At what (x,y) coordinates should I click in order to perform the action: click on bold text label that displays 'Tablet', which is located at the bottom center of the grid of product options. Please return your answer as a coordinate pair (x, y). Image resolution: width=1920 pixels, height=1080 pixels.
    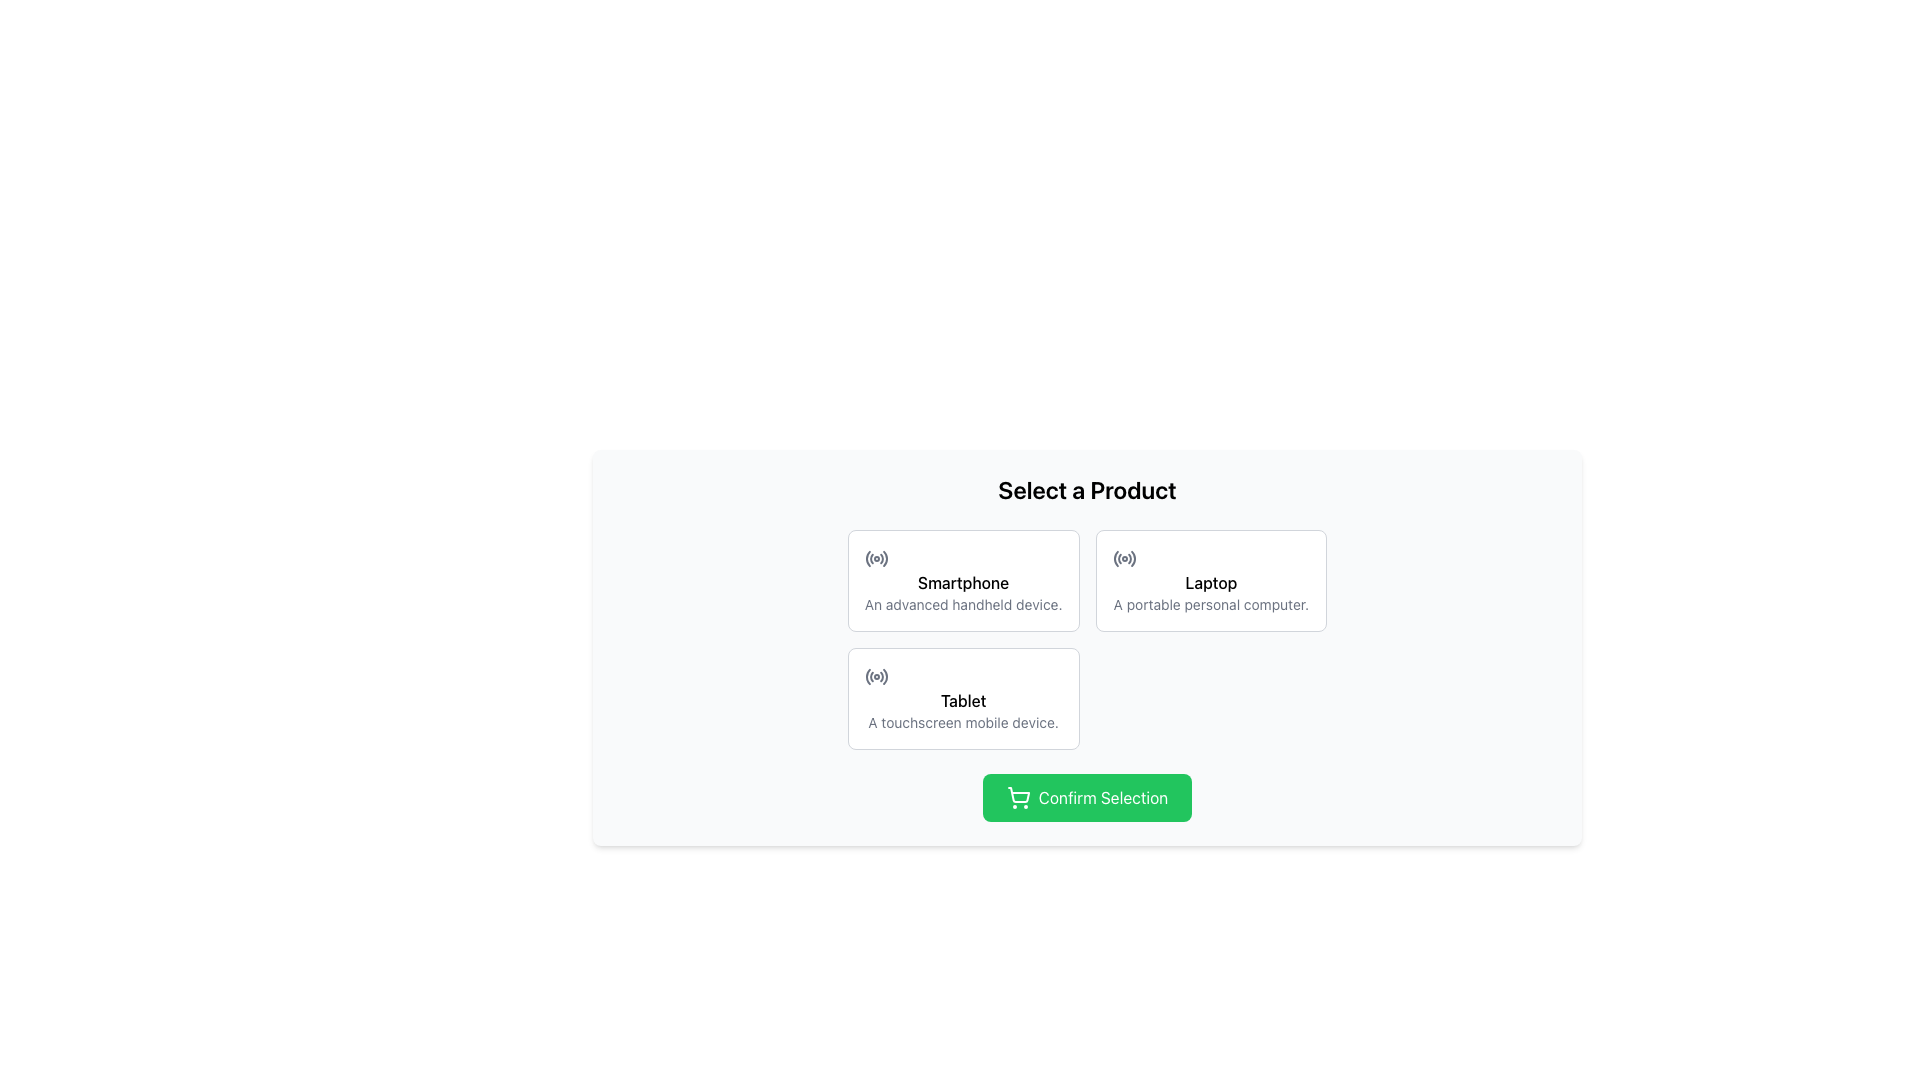
    Looking at the image, I should click on (963, 700).